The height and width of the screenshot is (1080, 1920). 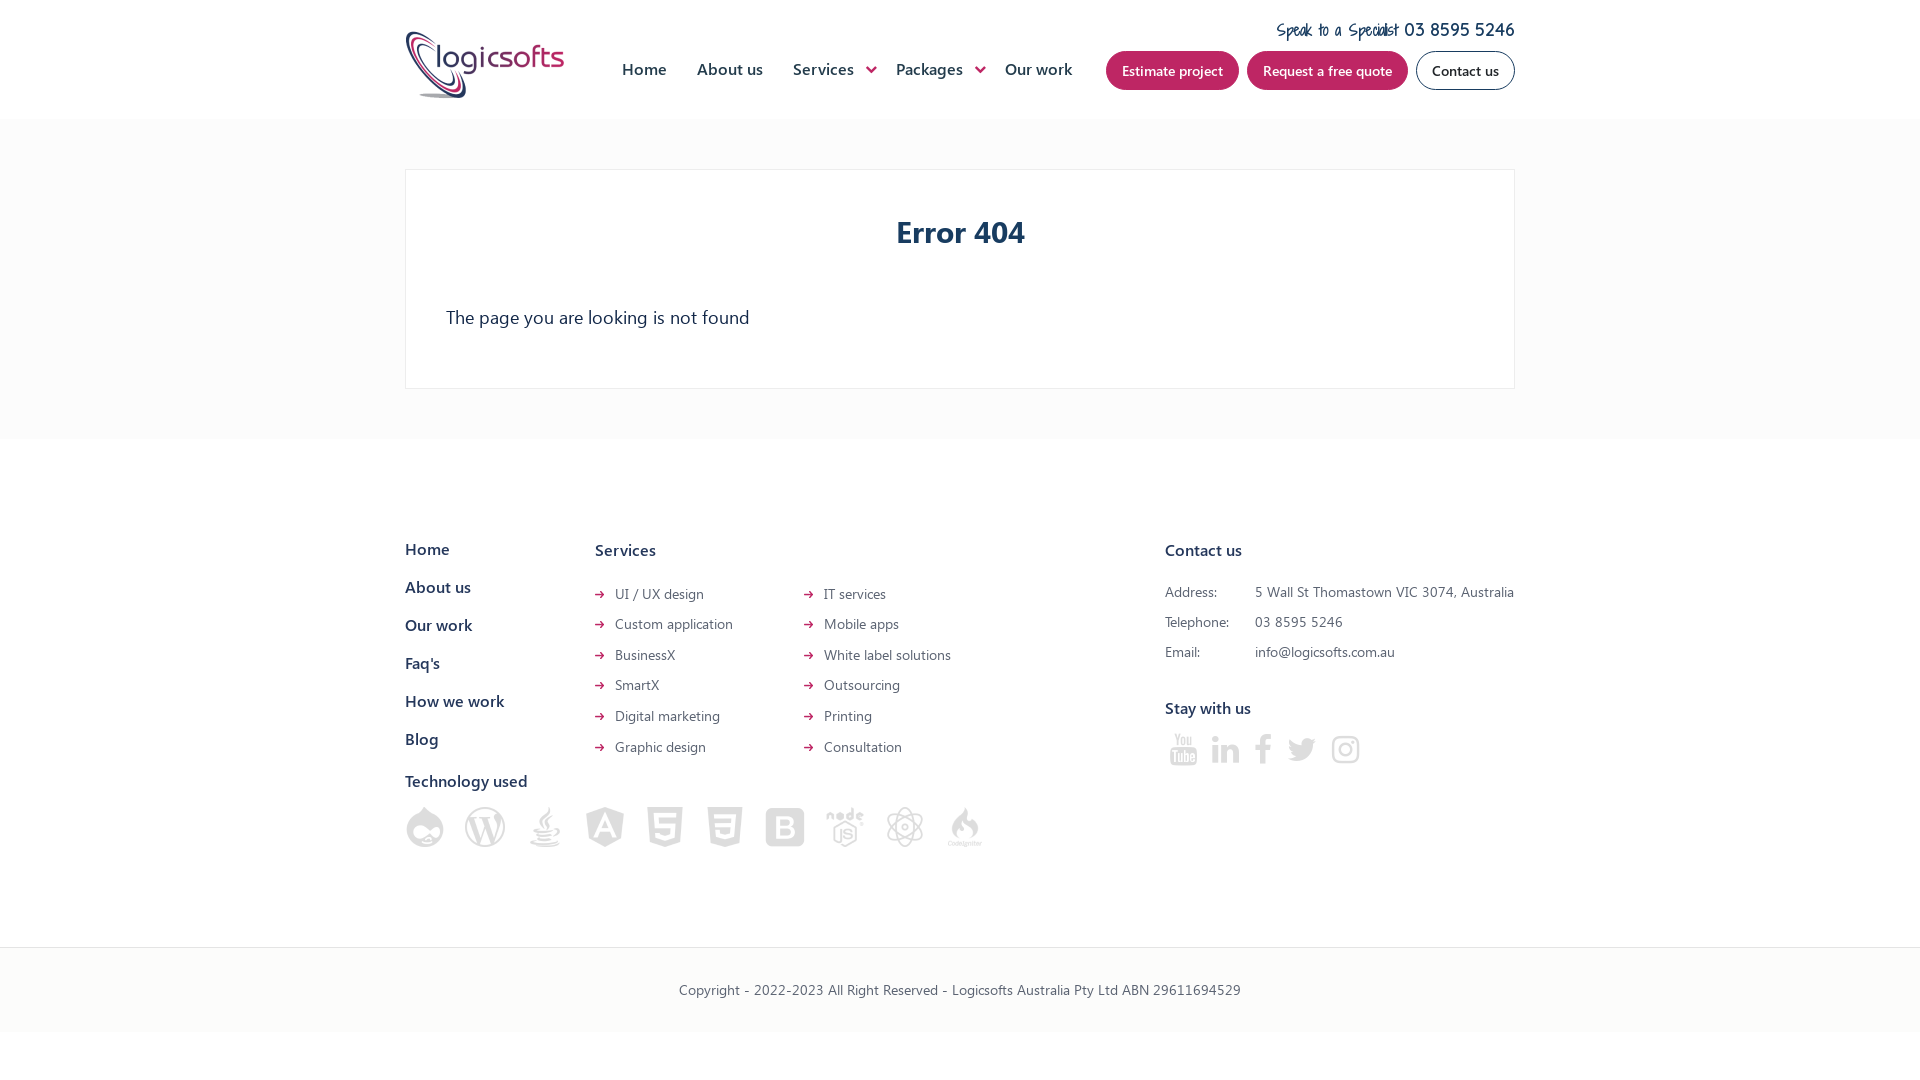 What do you see at coordinates (644, 654) in the screenshot?
I see `'BusinessX'` at bounding box center [644, 654].